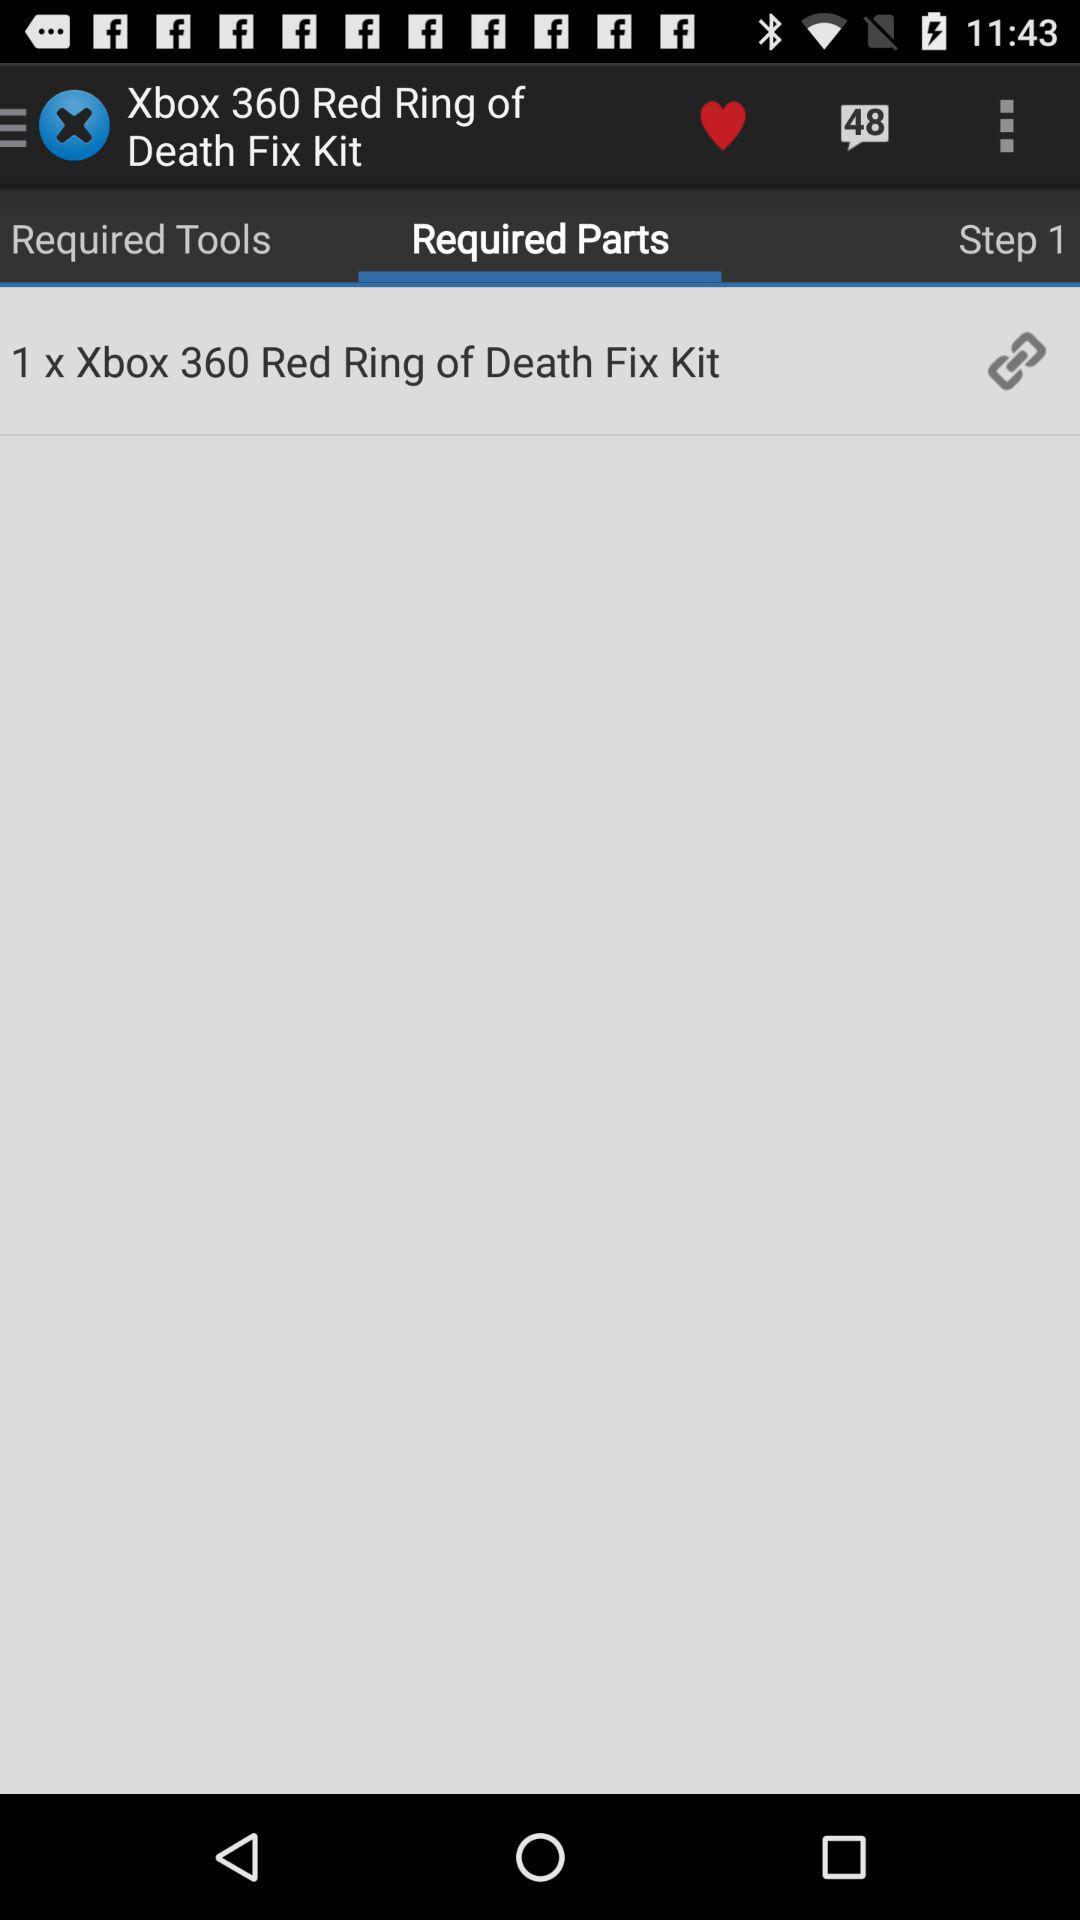 This screenshot has height=1920, width=1080. What do you see at coordinates (1017, 360) in the screenshot?
I see `icon to the right of the xbox 360 red item` at bounding box center [1017, 360].